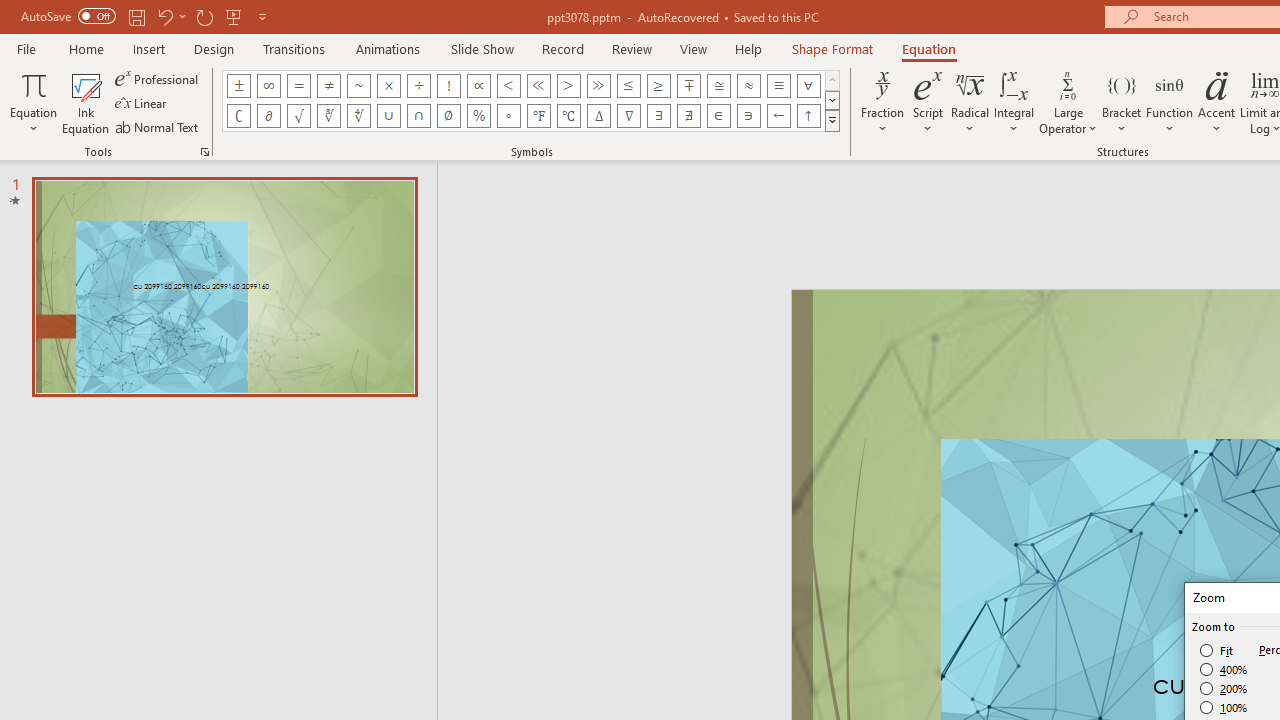 The width and height of the screenshot is (1280, 720). I want to click on 'Fraction', so click(882, 103).